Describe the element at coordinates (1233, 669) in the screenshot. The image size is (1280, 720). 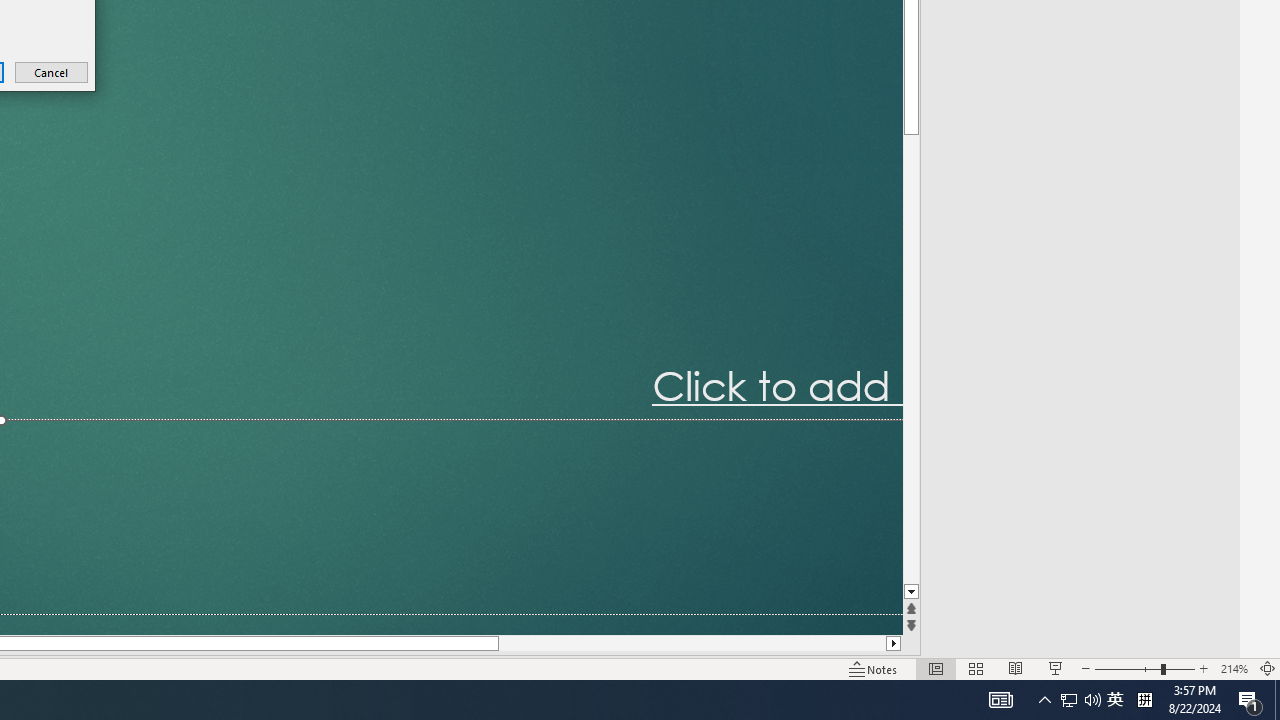
I see `'Zoom 214%'` at that location.